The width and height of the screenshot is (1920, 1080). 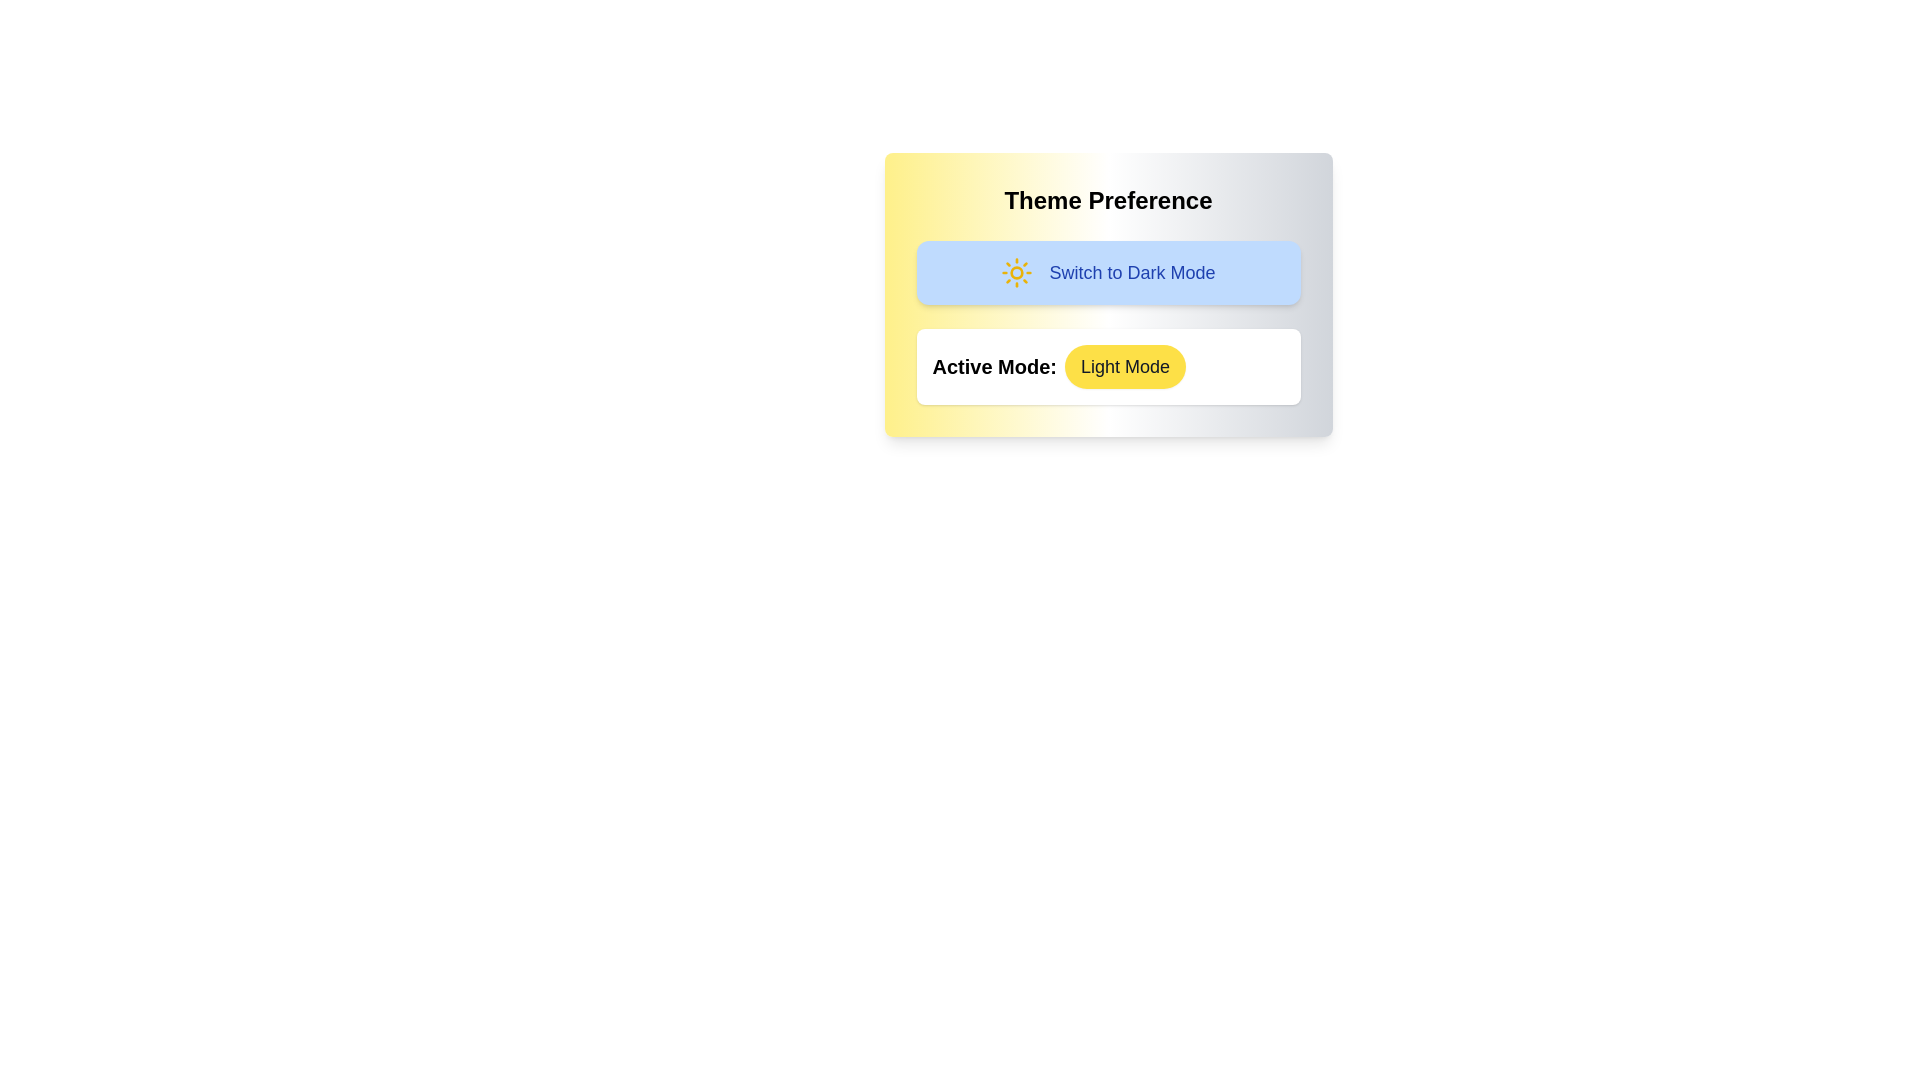 What do you see at coordinates (1107, 273) in the screenshot?
I see `the button that switches the application theme to dark mode, located below 'Theme Preference' and above 'Active Mode: Light Mode'` at bounding box center [1107, 273].